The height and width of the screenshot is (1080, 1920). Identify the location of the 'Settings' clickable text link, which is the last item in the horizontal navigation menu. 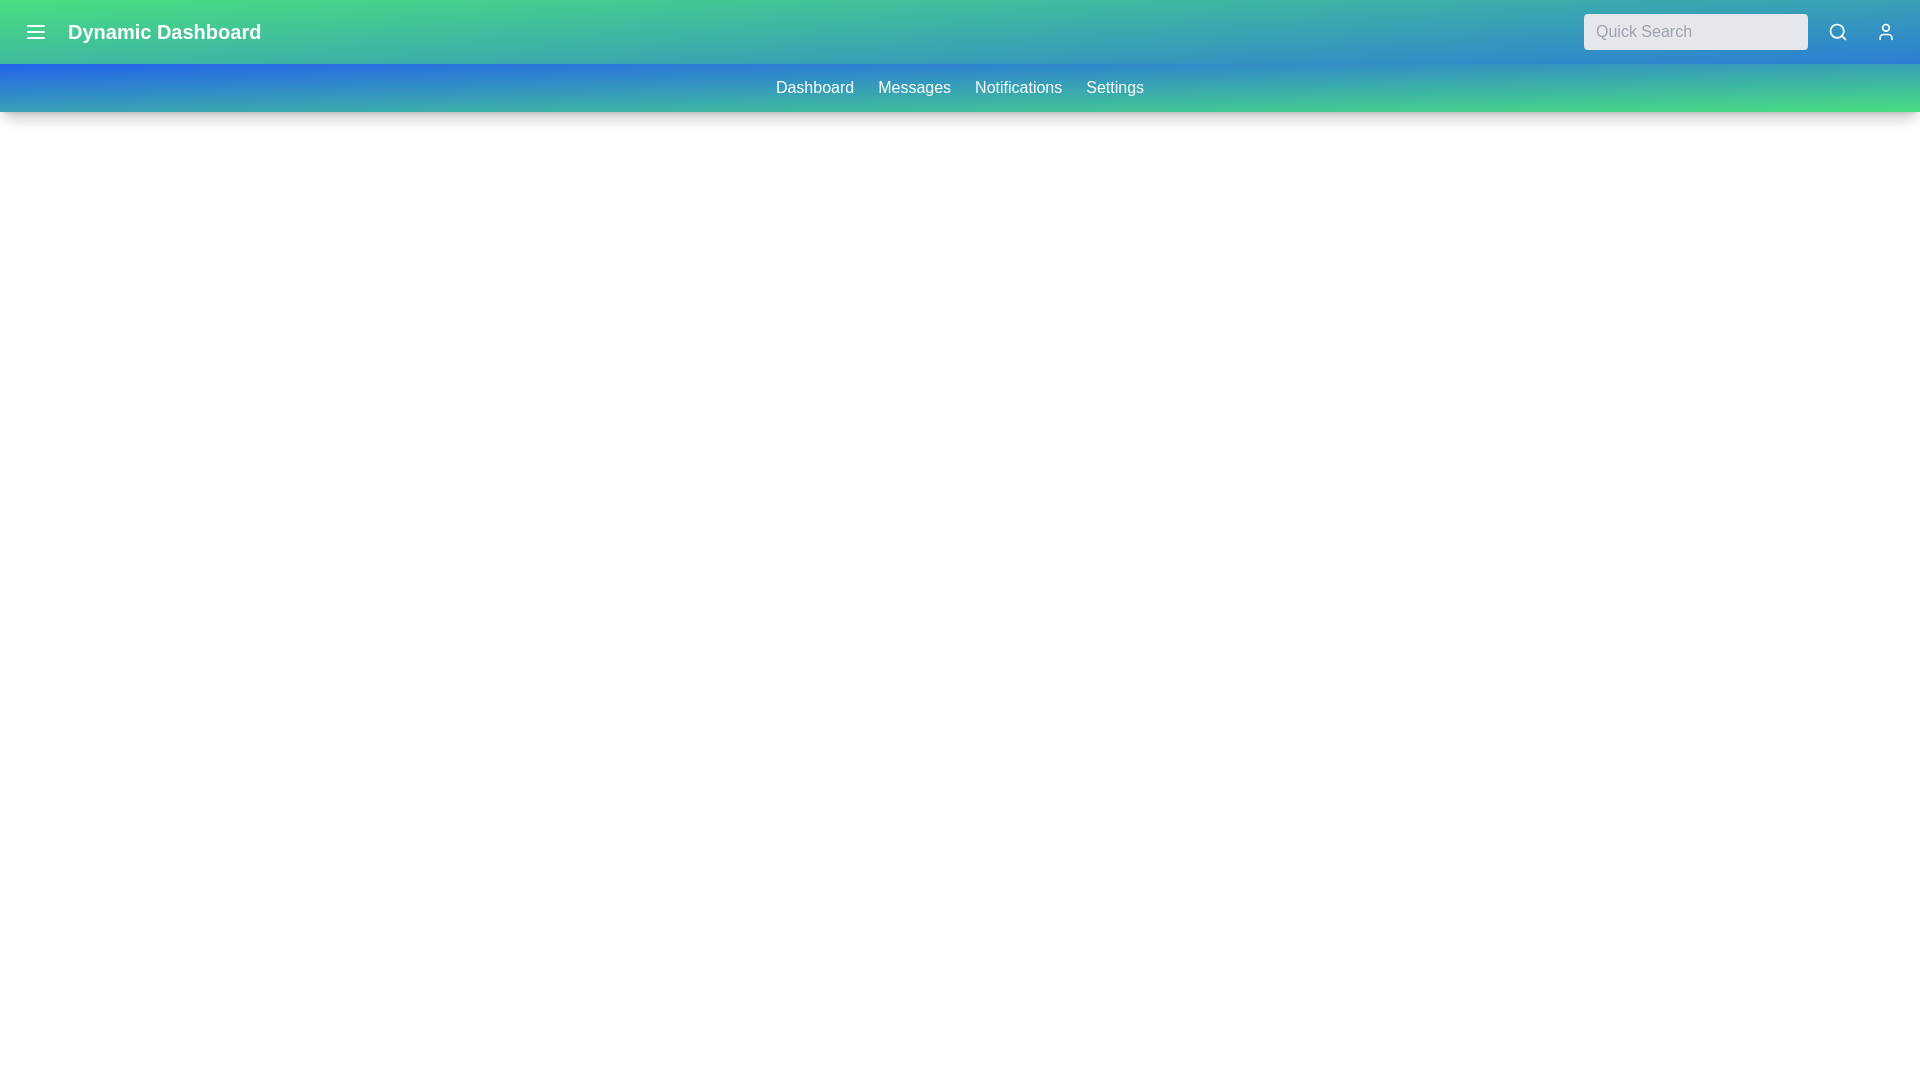
(1114, 87).